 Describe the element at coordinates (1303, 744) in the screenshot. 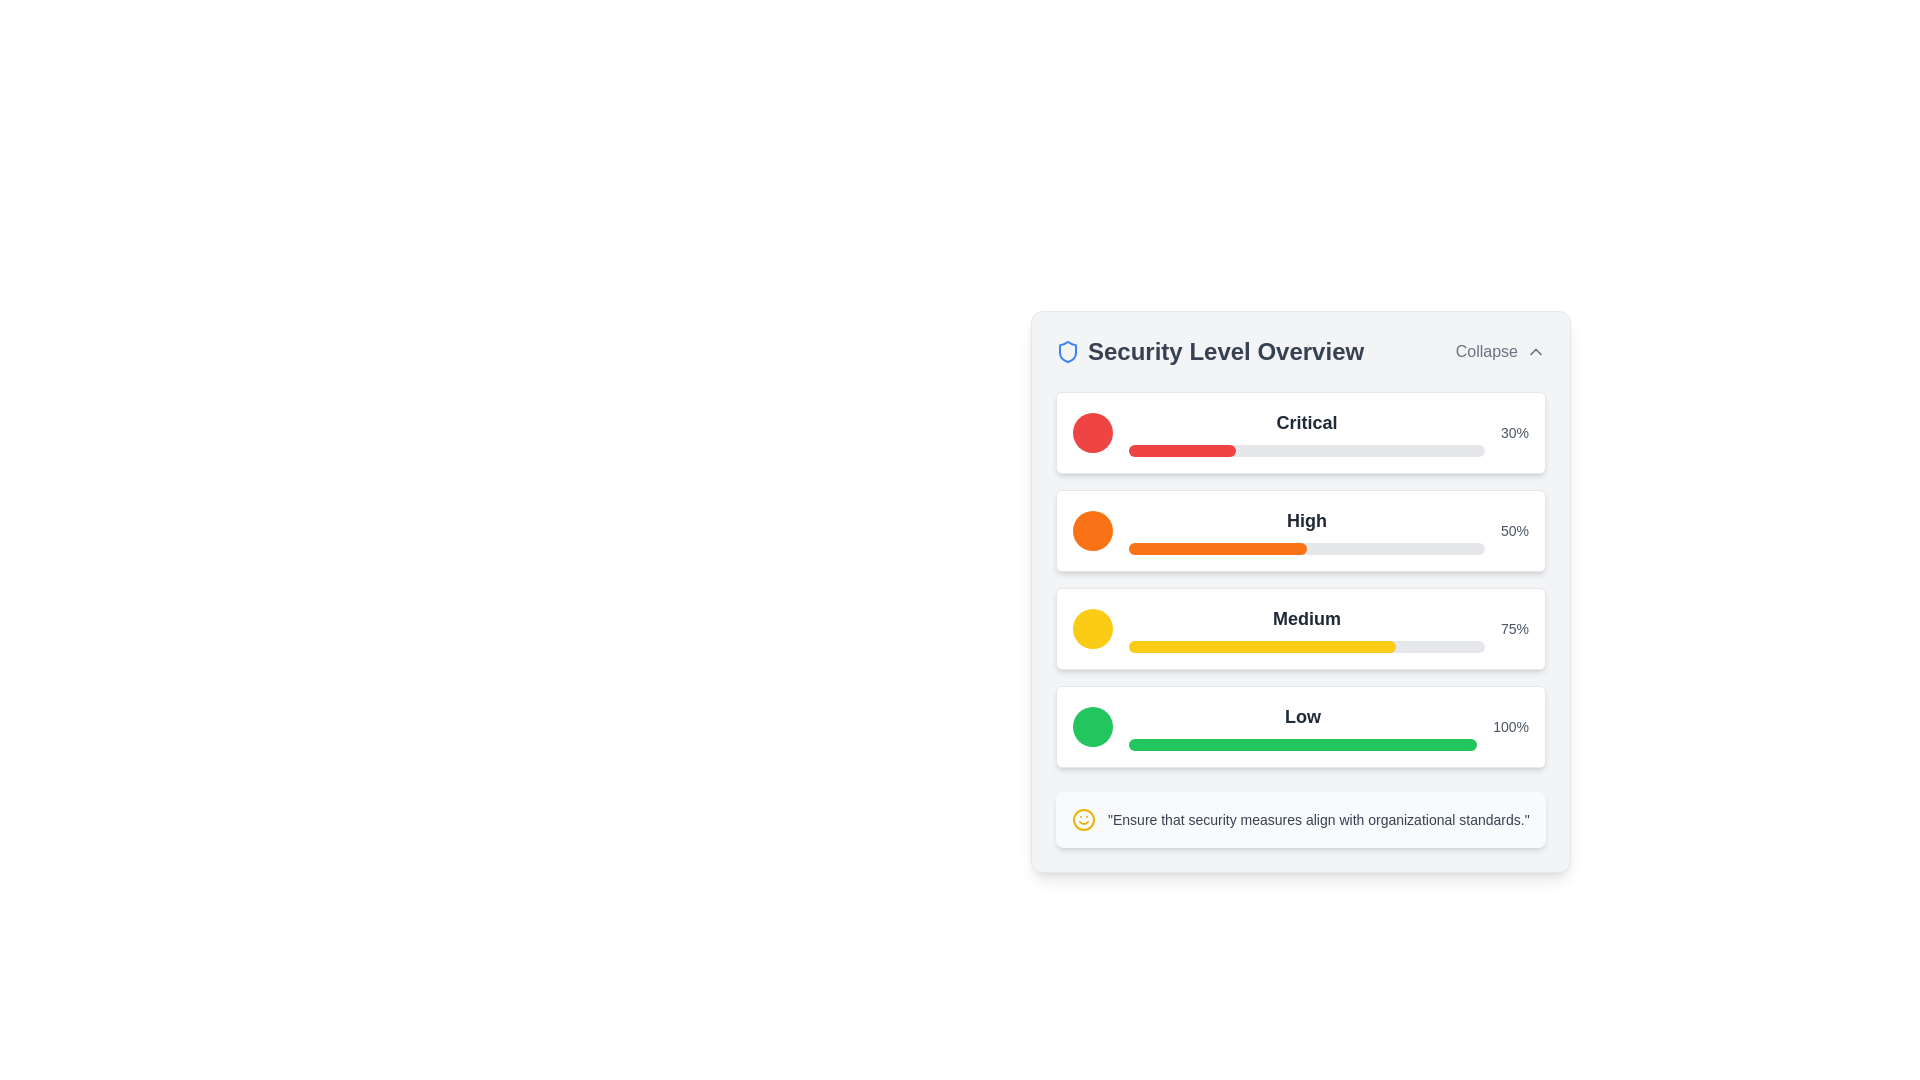

I see `the fully filled green progress bar located in the bottommost row of the four progress indicators under the heading 'Security Level Overview', directly beneath the 'Low' text` at that location.